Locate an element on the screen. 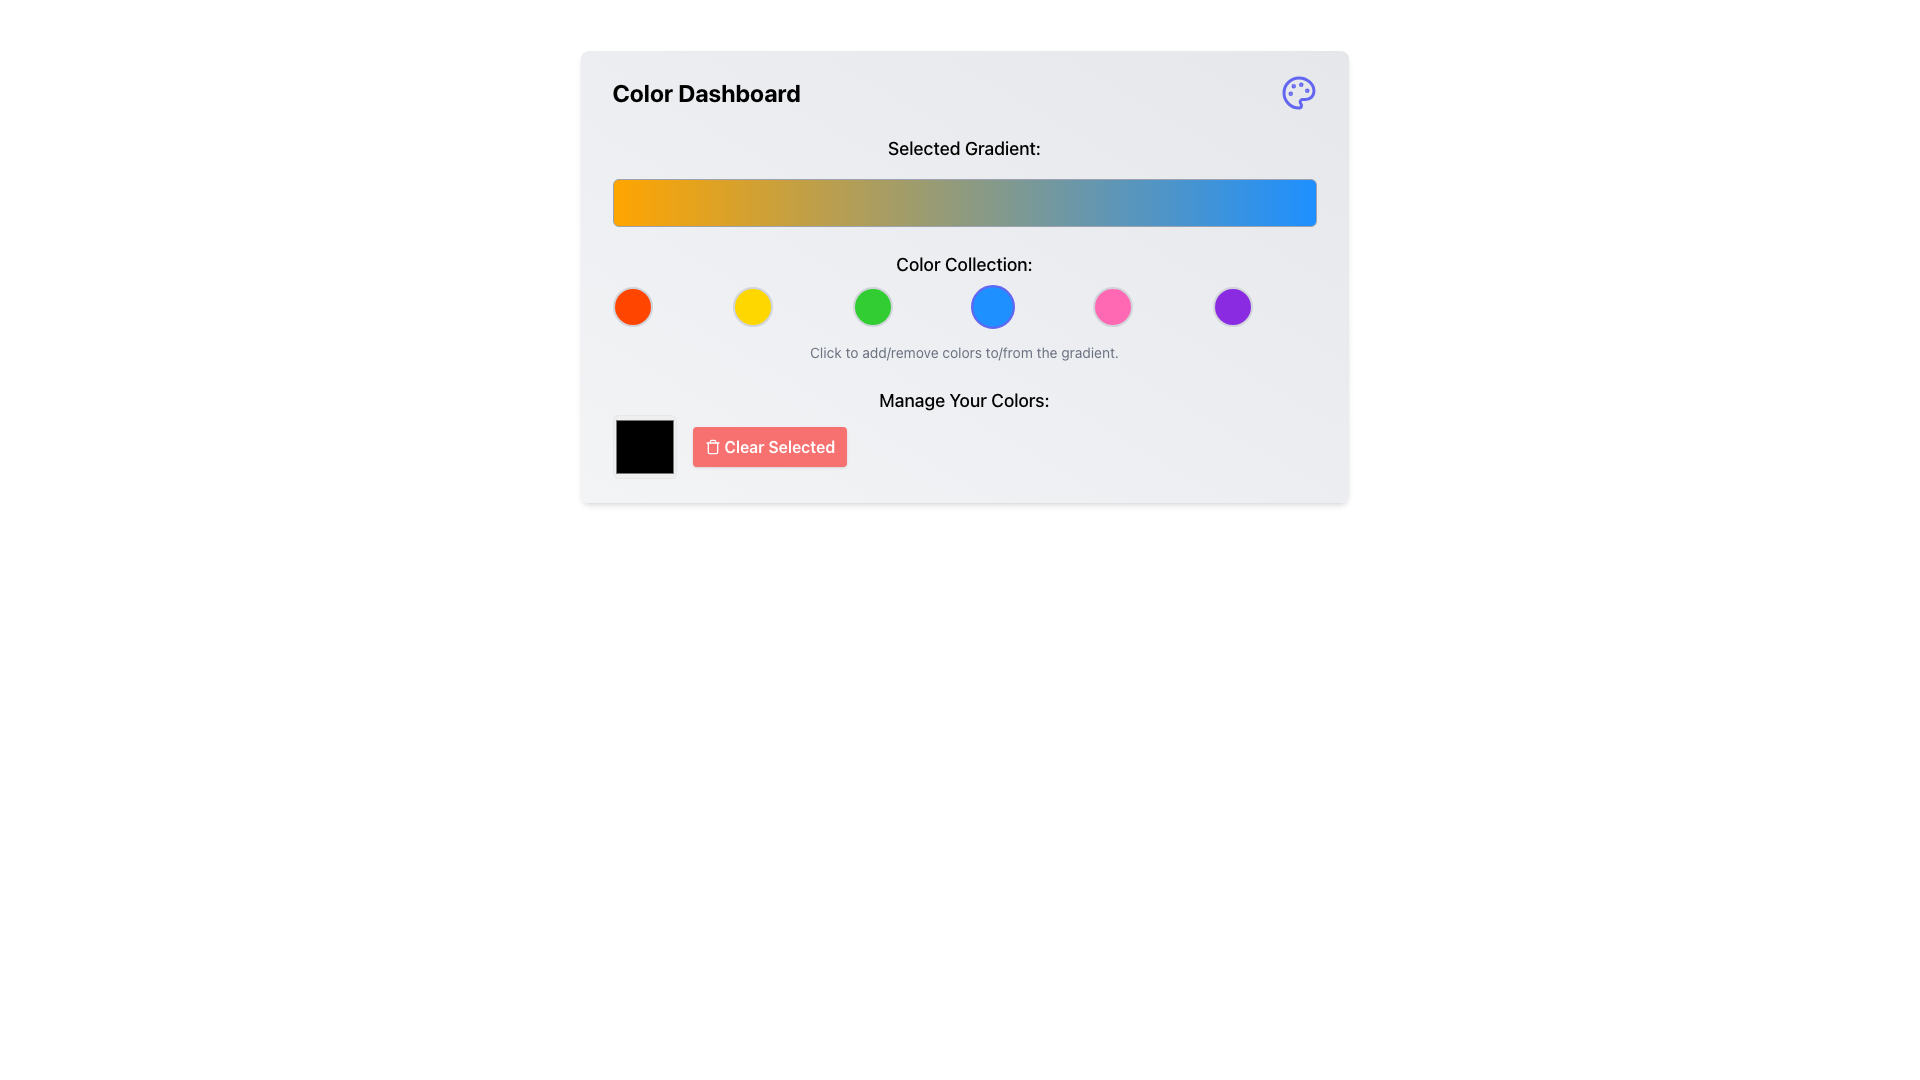 The image size is (1920, 1080). the color display box, which is a square-shaped UI component with a black background and a thin white border, located to the left of the 'Clear Selected' button is located at coordinates (644, 446).